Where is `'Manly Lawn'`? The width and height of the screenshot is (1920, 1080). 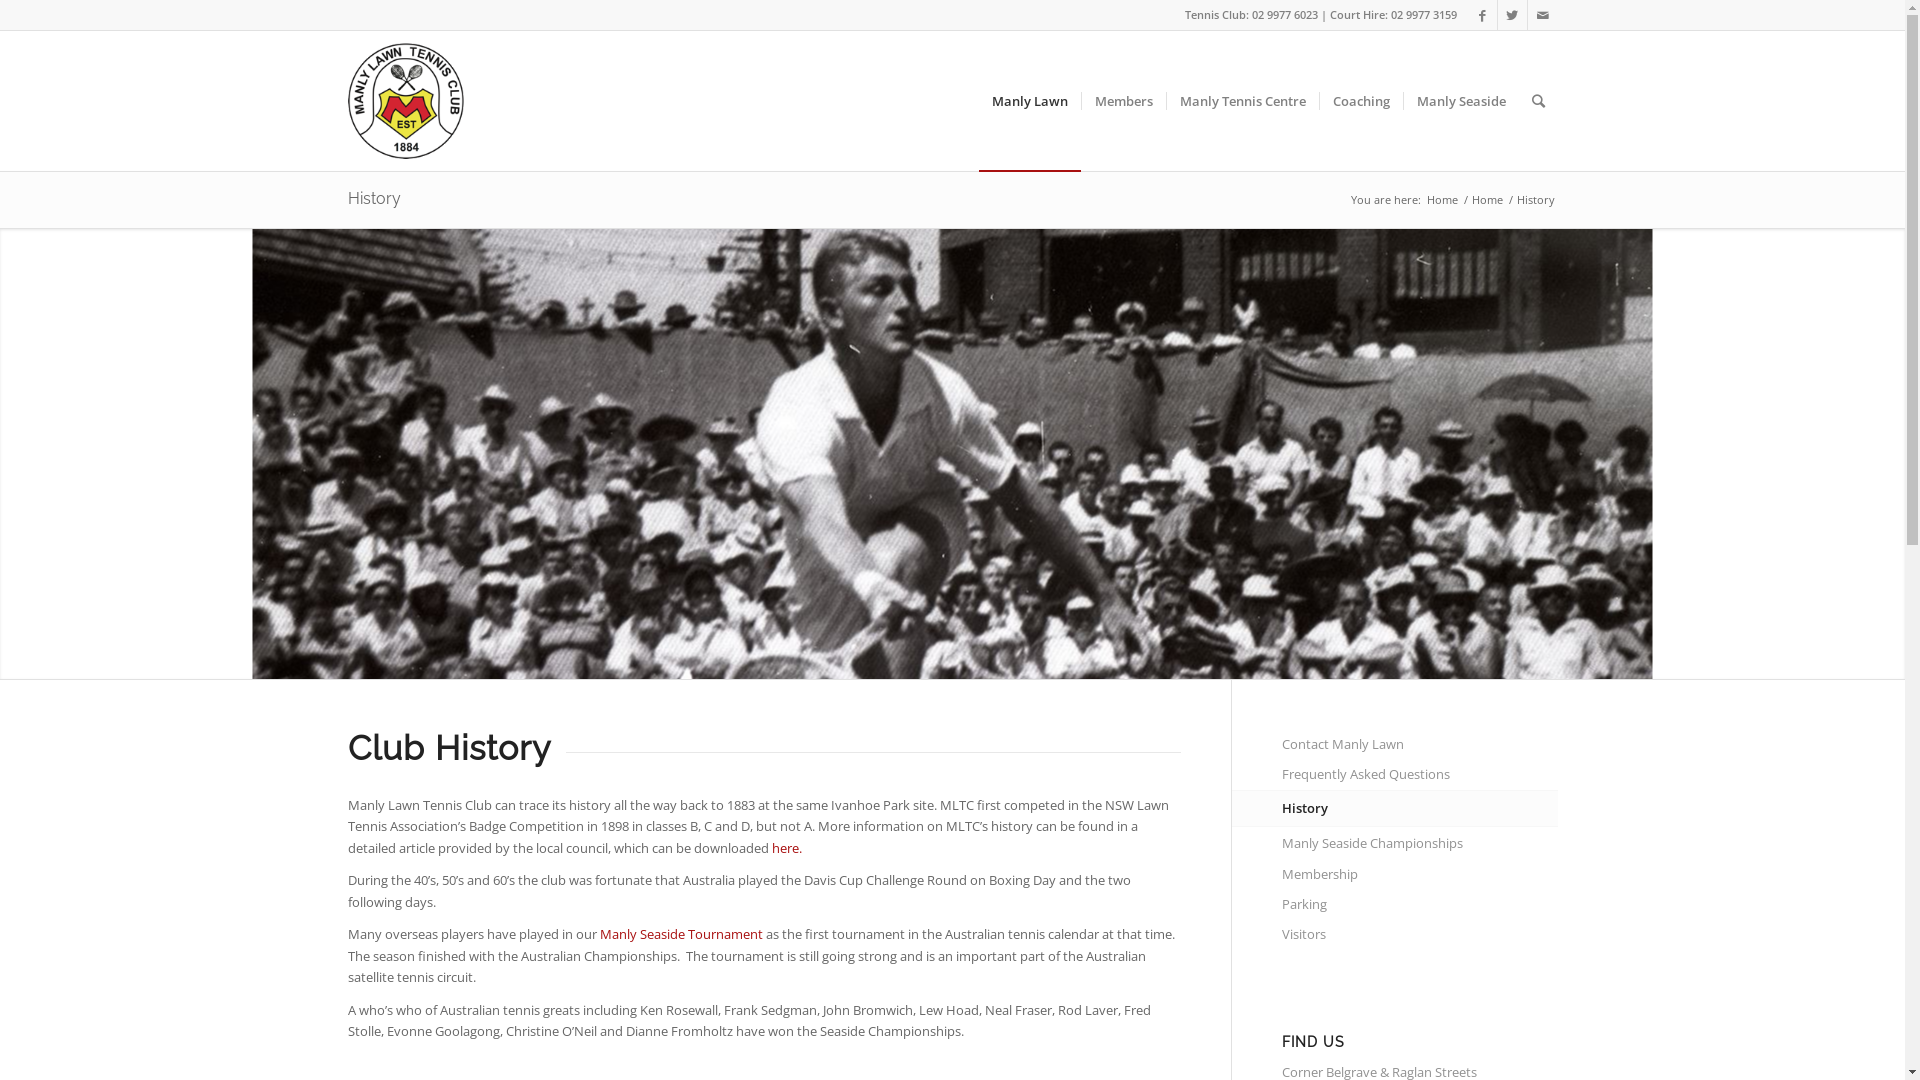 'Manly Lawn' is located at coordinates (1028, 100).